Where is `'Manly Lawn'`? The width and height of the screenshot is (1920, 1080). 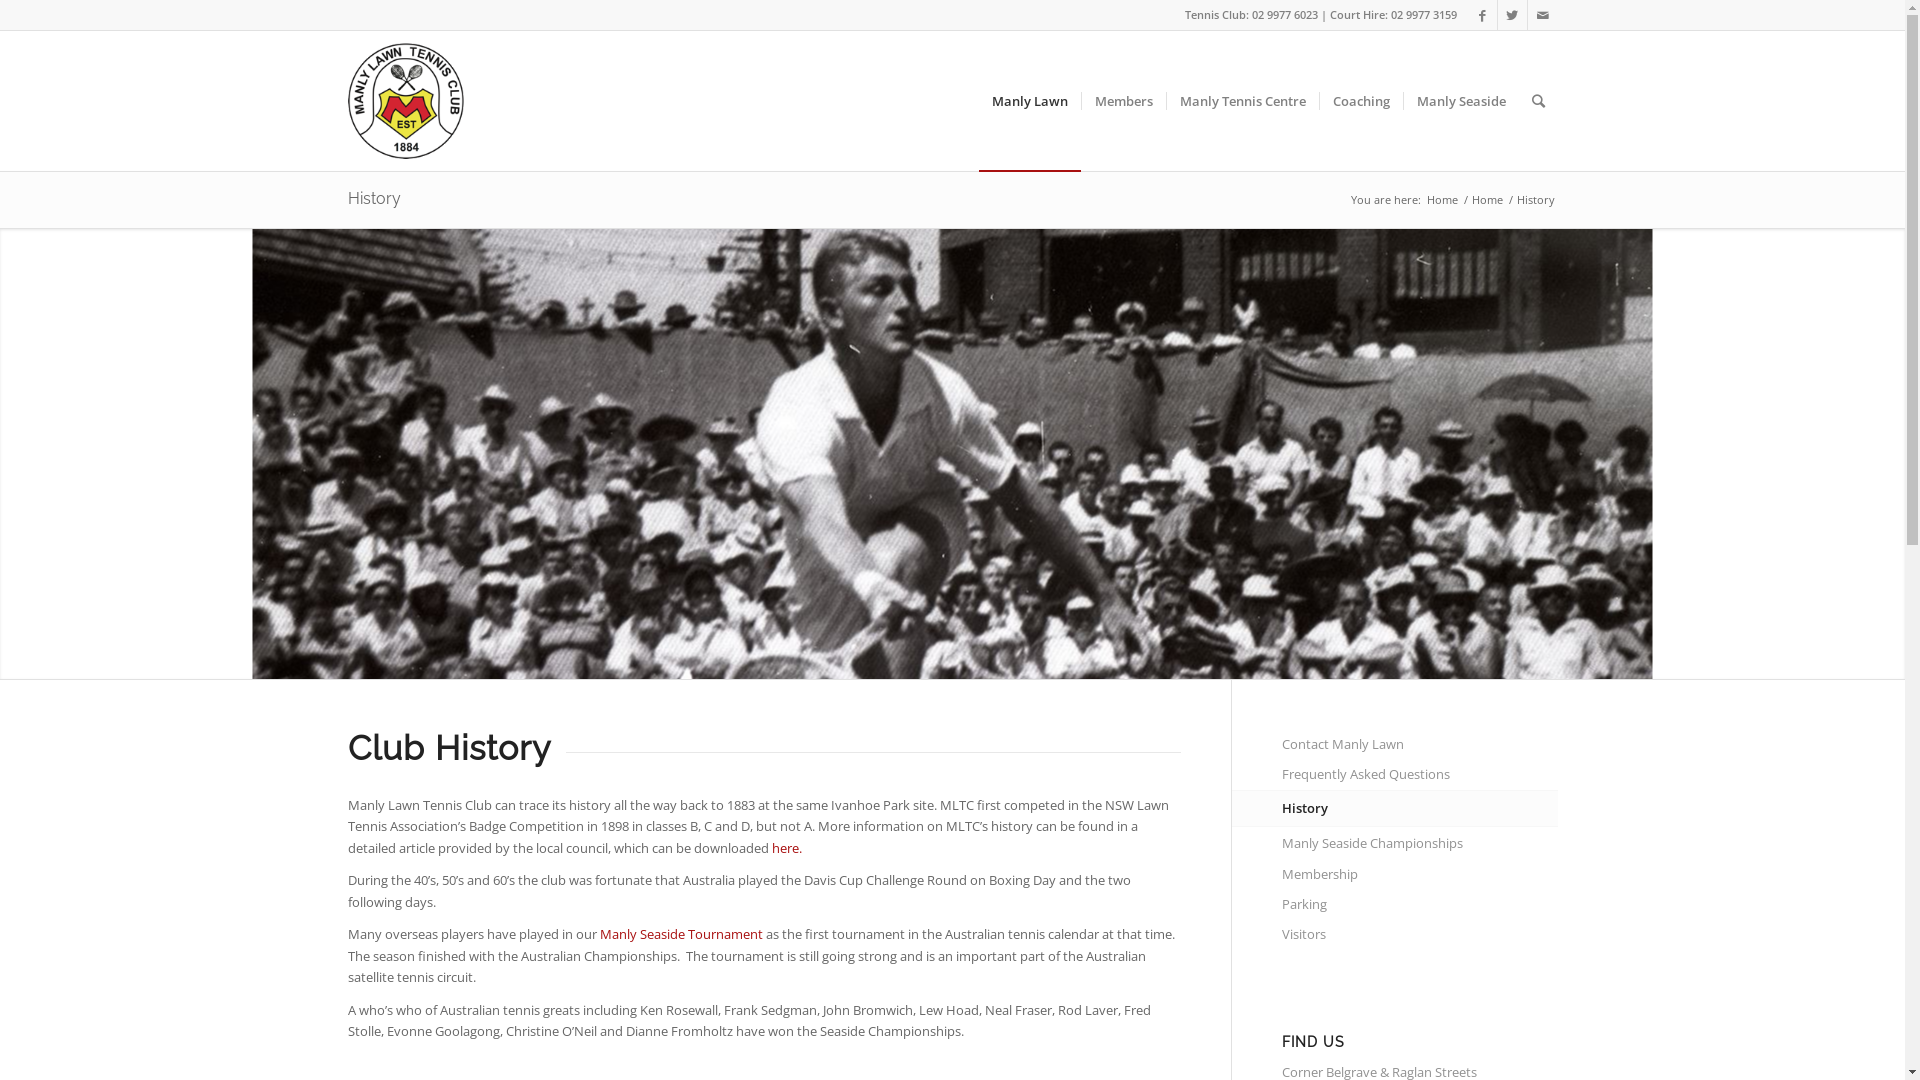 'Manly Lawn' is located at coordinates (1028, 100).